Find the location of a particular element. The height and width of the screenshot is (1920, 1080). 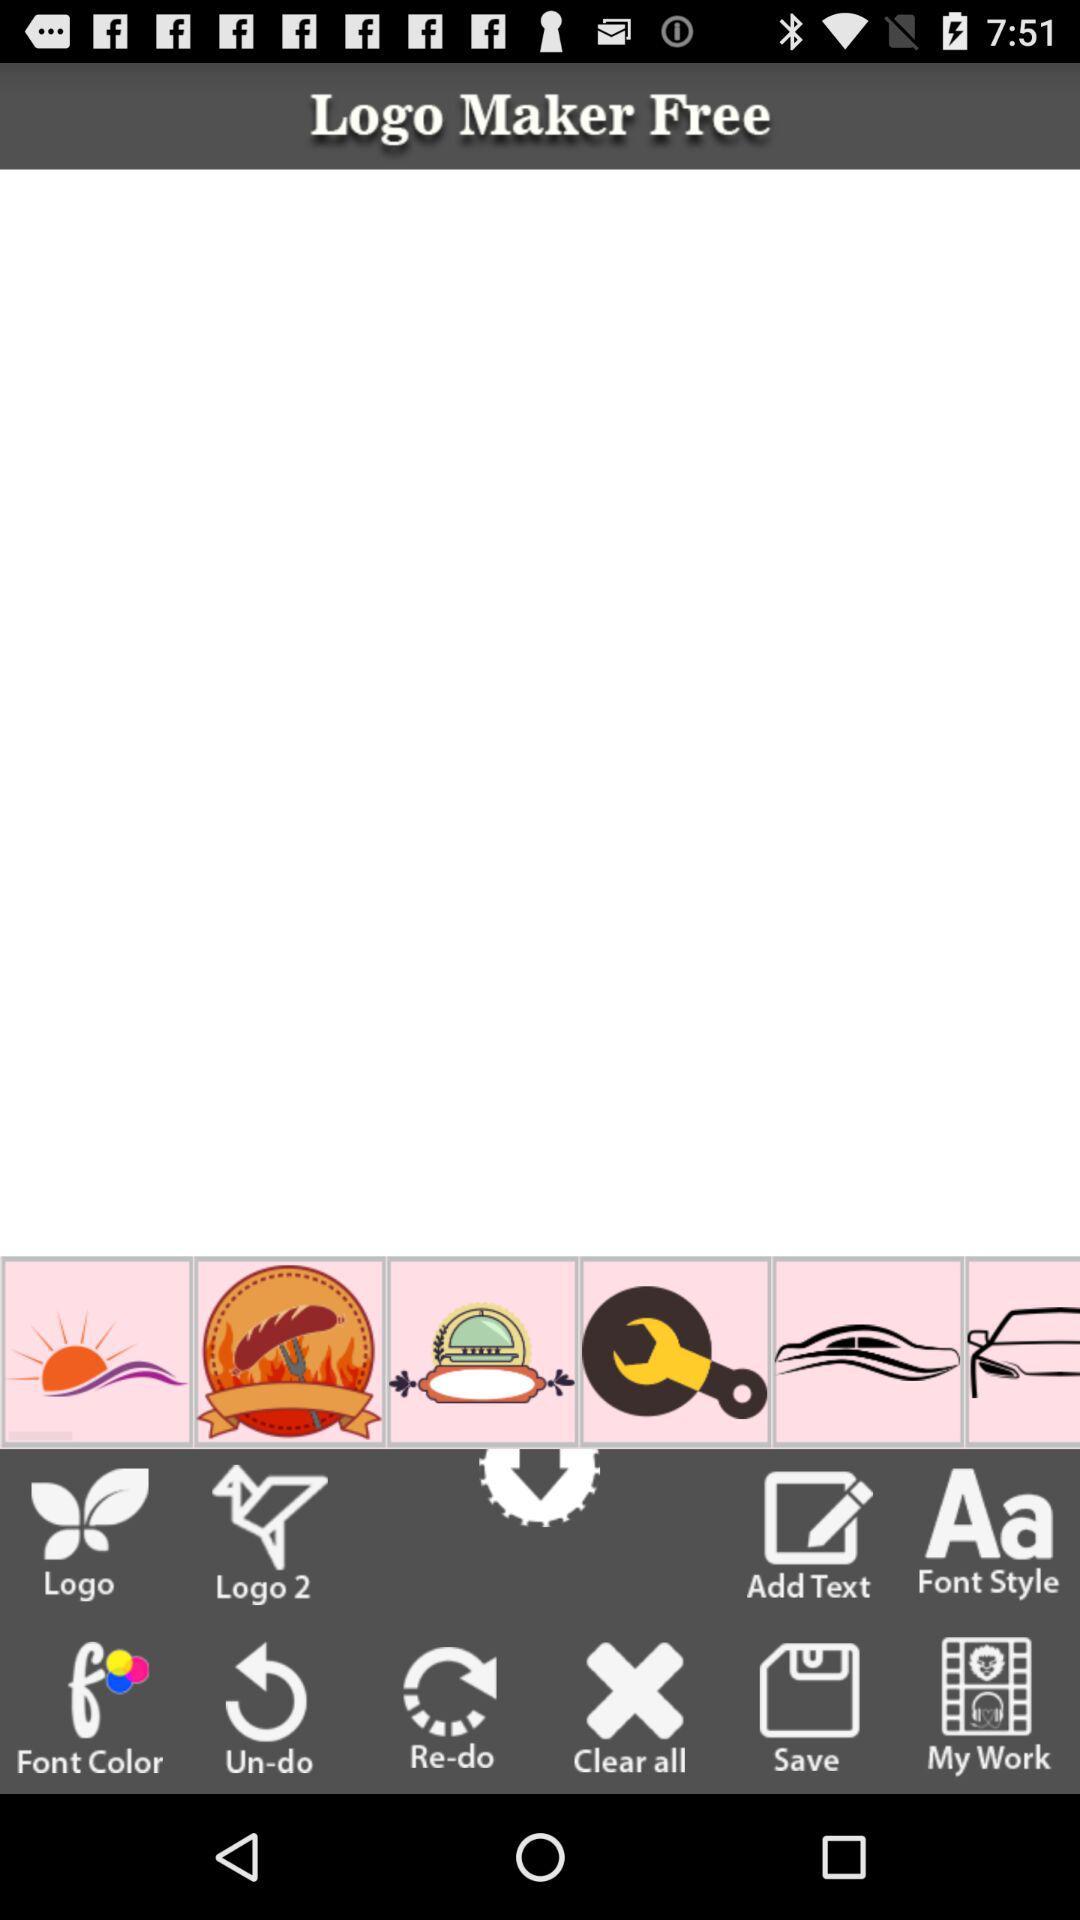

my work is located at coordinates (990, 1706).